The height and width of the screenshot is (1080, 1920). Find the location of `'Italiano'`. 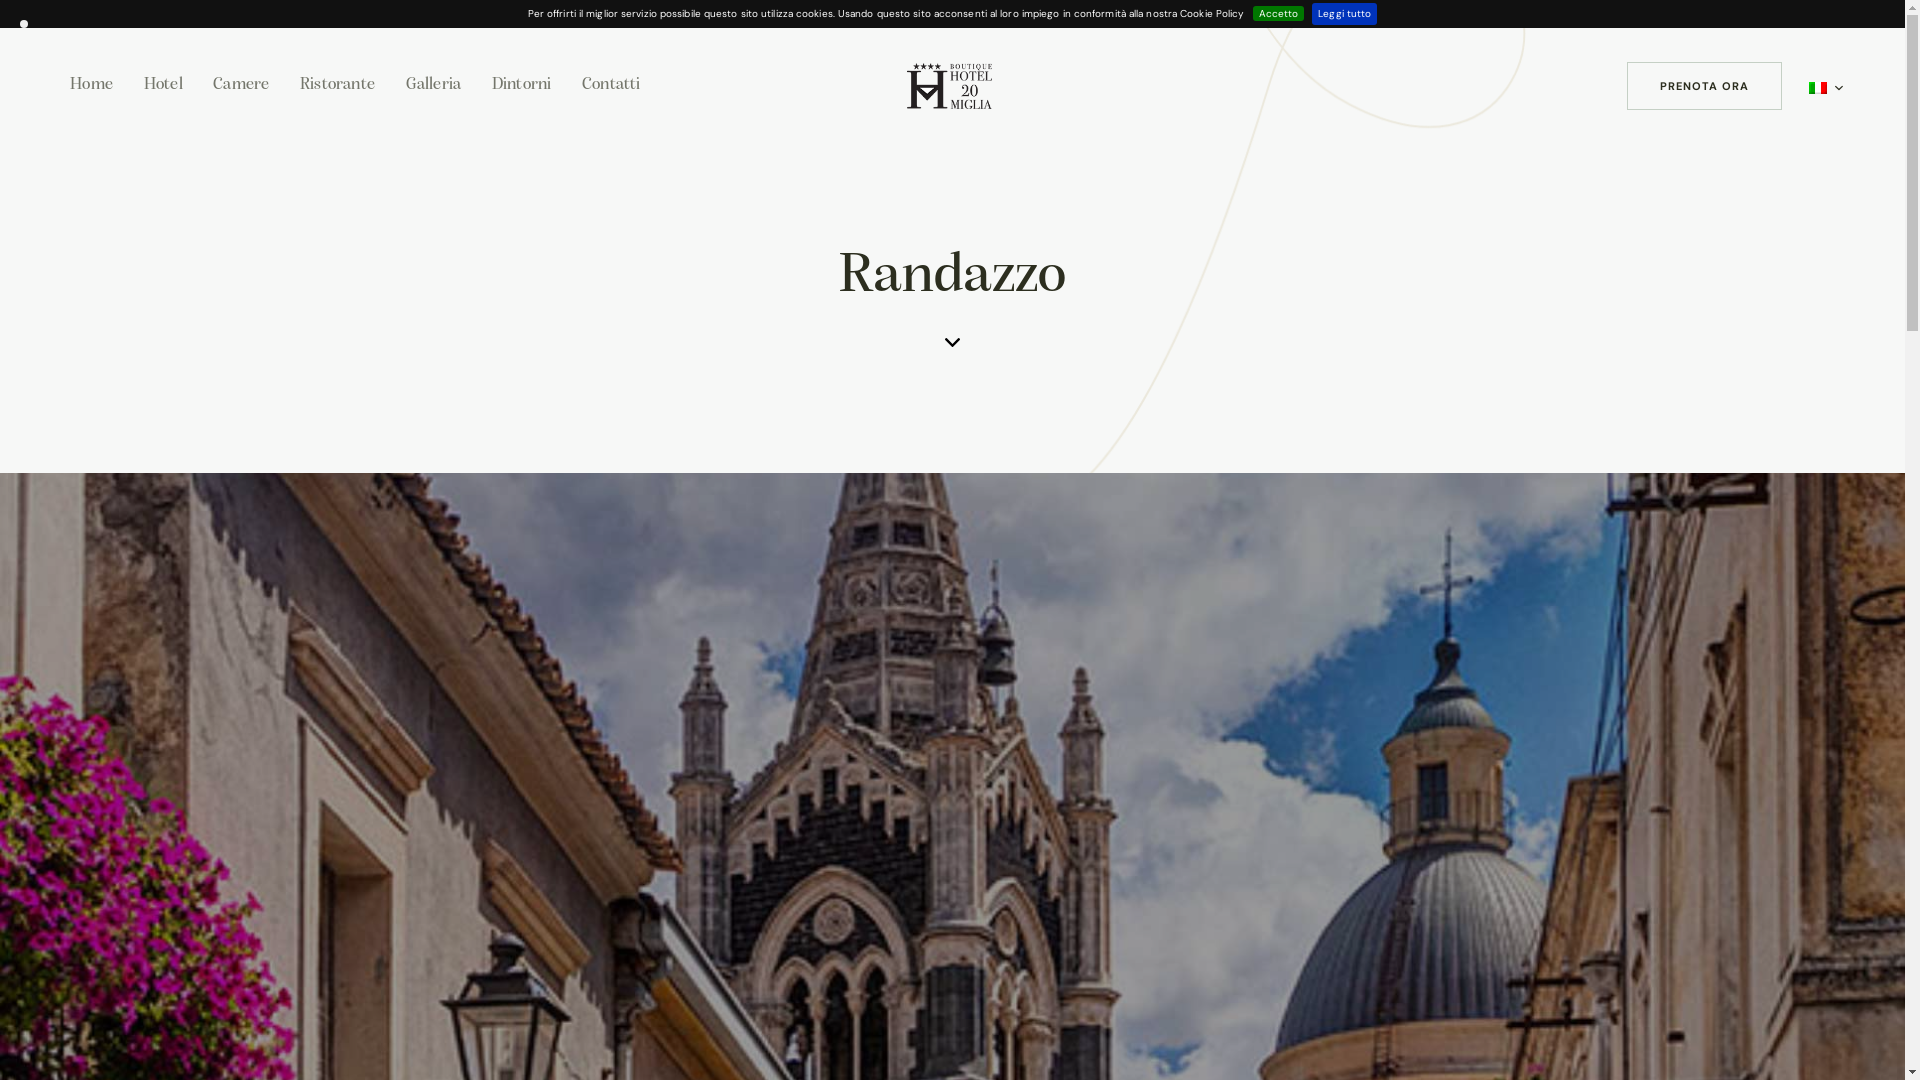

'Italiano' is located at coordinates (1818, 87).